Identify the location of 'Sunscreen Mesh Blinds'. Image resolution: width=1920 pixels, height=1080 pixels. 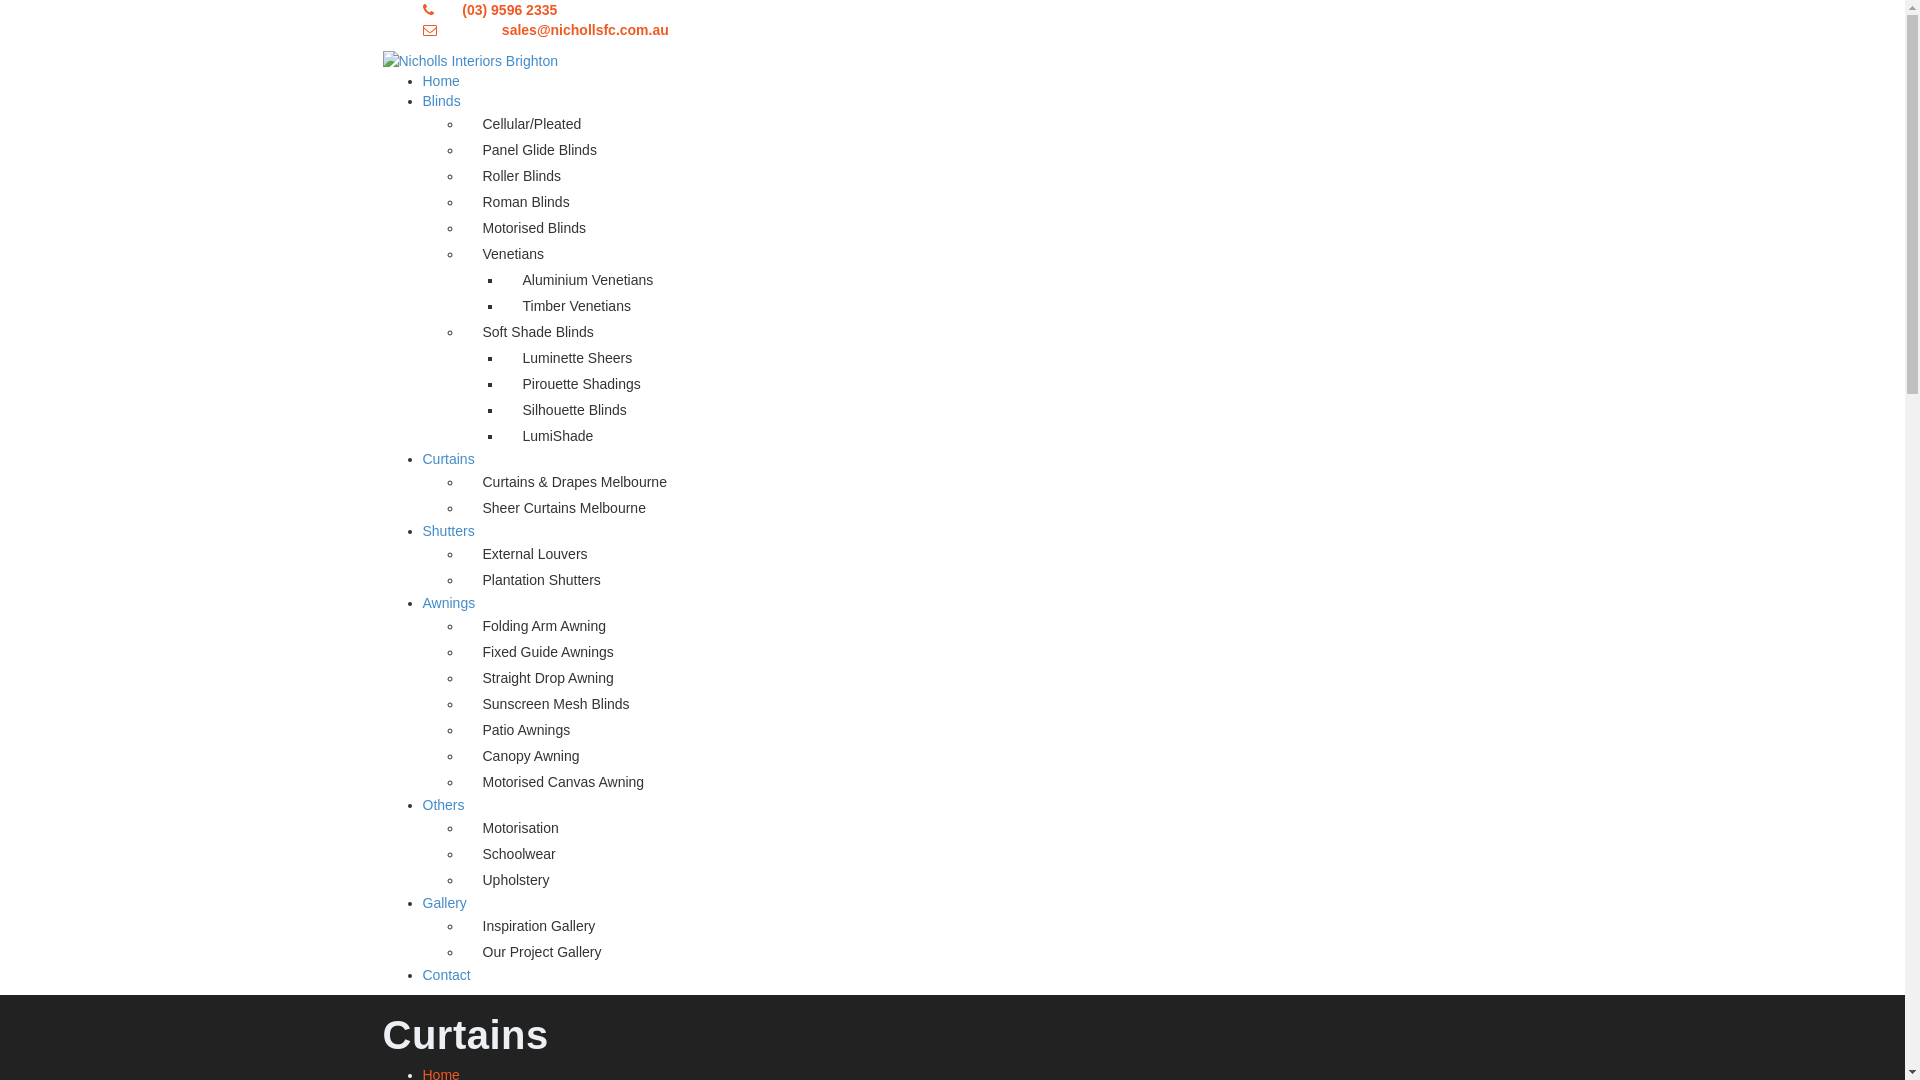
(460, 703).